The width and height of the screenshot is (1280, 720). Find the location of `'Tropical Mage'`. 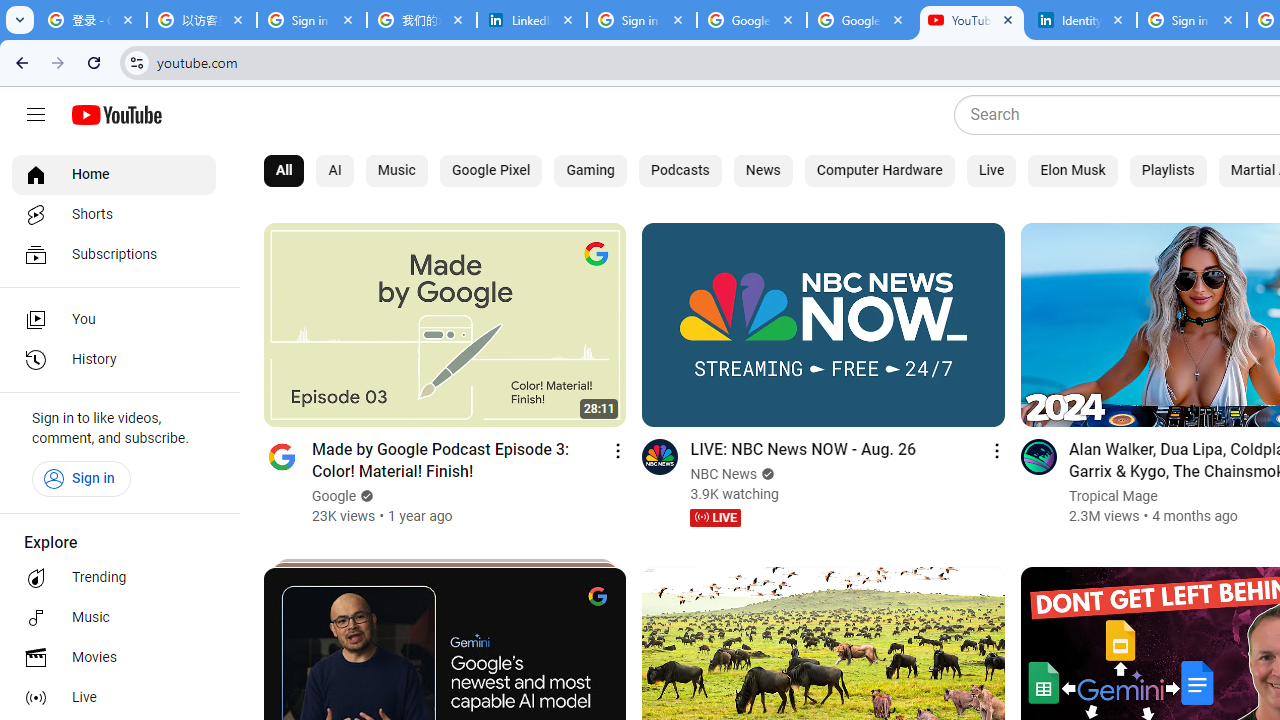

'Tropical Mage' is located at coordinates (1111, 495).